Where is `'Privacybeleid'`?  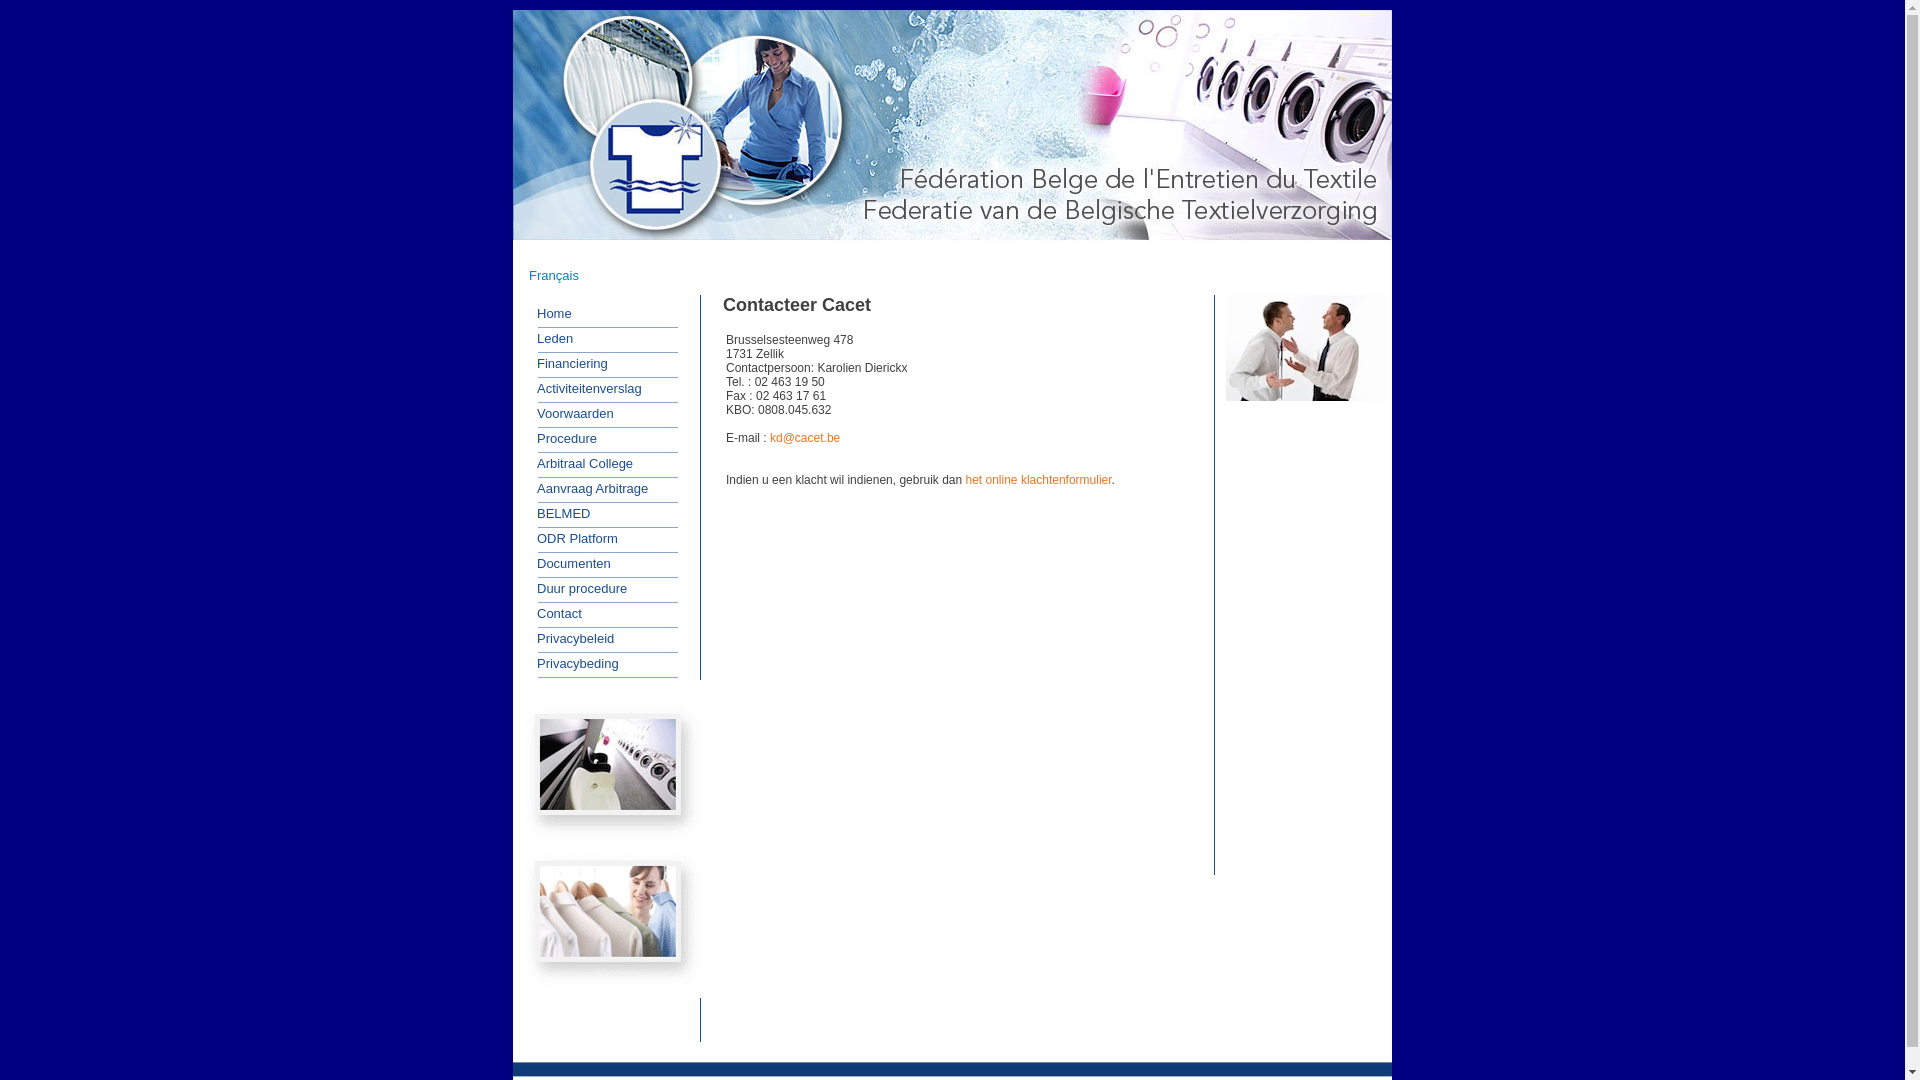
'Privacybeleid' is located at coordinates (523, 639).